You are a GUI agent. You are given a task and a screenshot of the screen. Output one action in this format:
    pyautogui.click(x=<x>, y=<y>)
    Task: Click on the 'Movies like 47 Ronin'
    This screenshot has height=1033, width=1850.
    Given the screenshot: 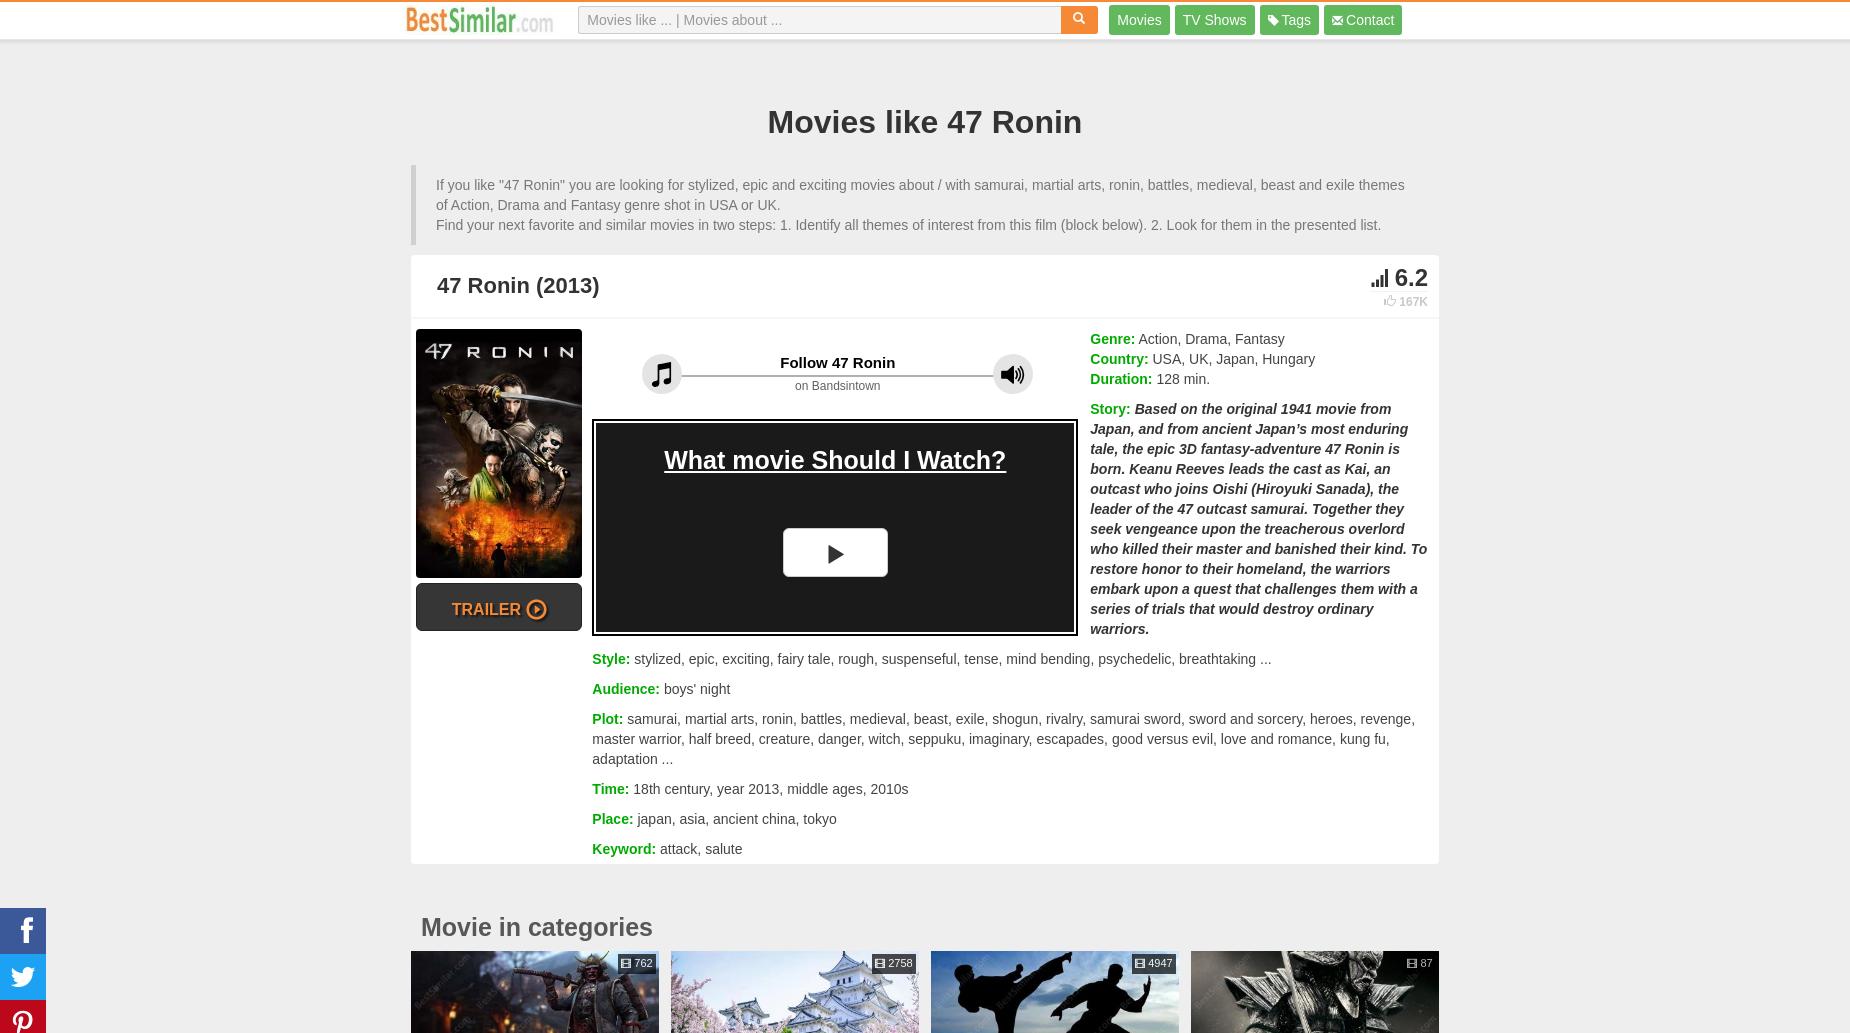 What is the action you would take?
    pyautogui.click(x=924, y=121)
    